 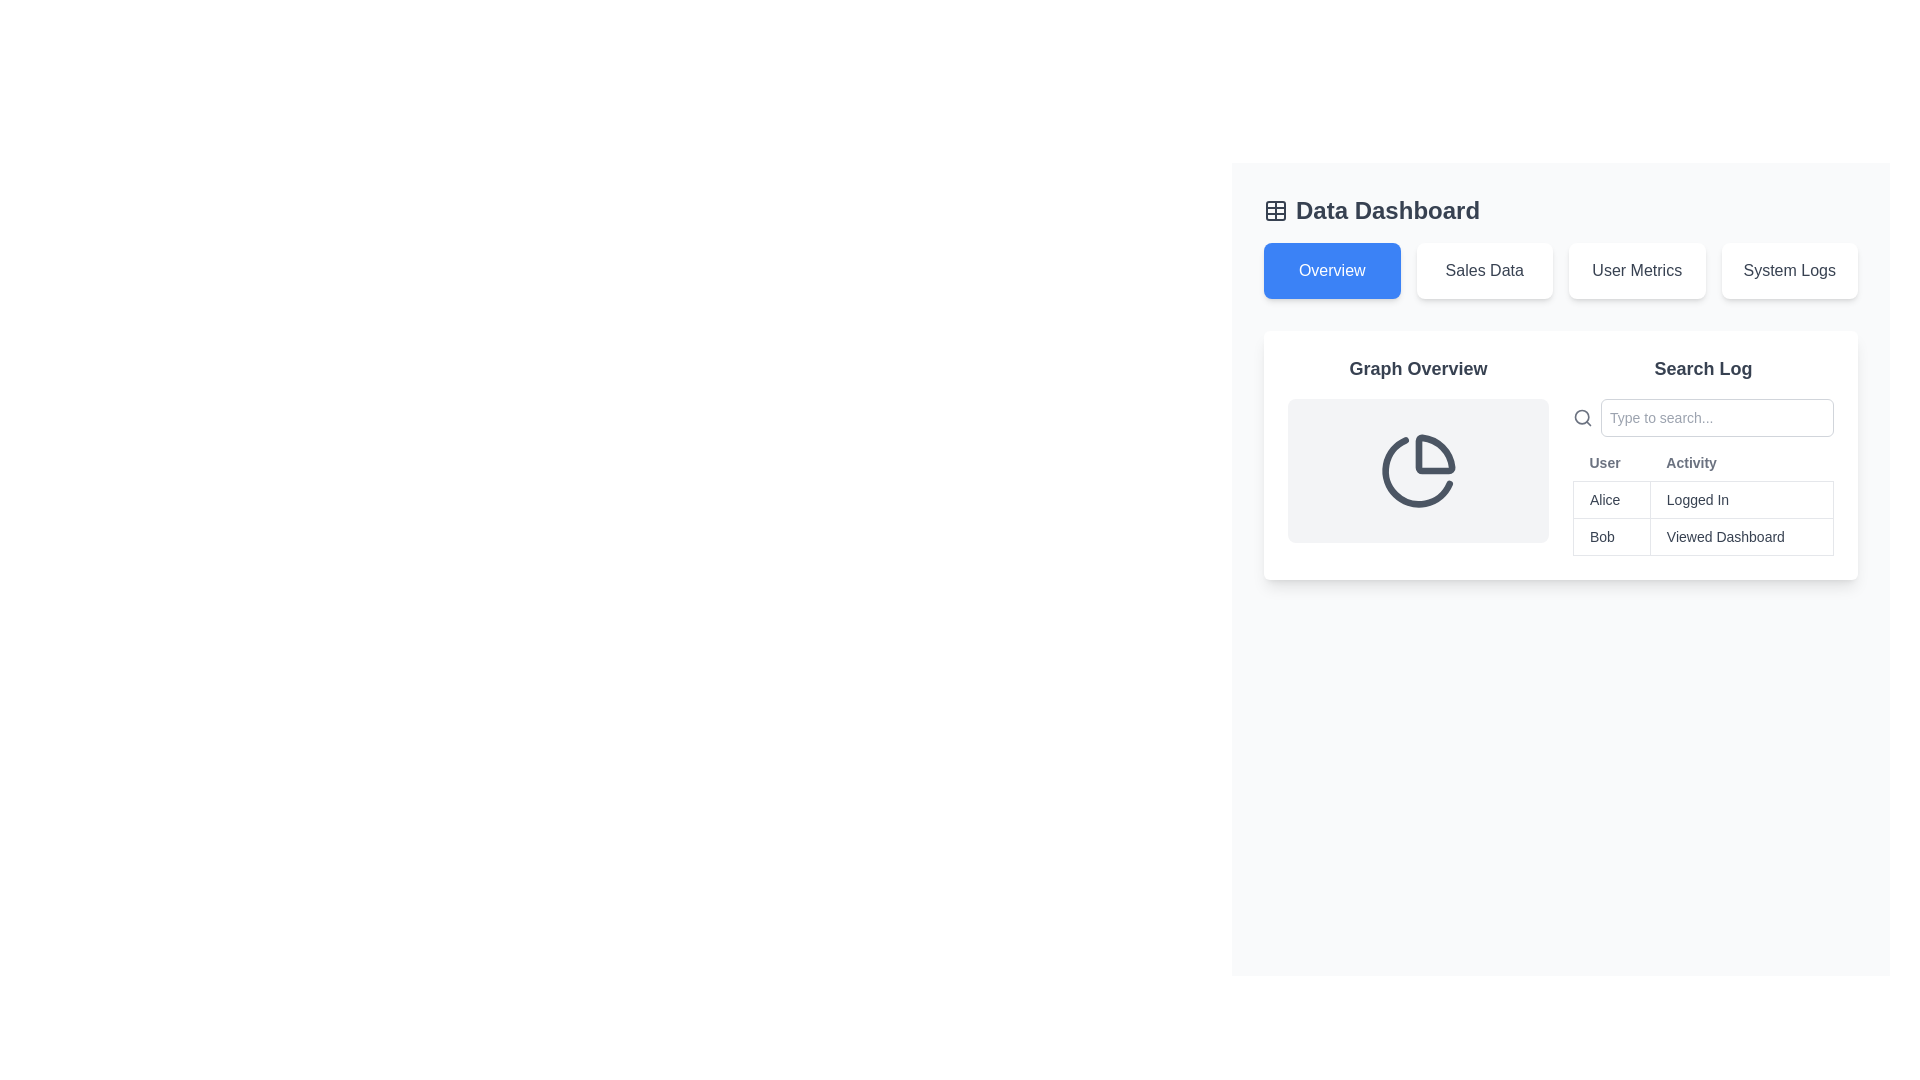 What do you see at coordinates (1417, 470) in the screenshot?
I see `the icon that visually indicates an overview or summary, located within the white card labeled 'Graph Overview' in the middle-right area of the page layout` at bounding box center [1417, 470].